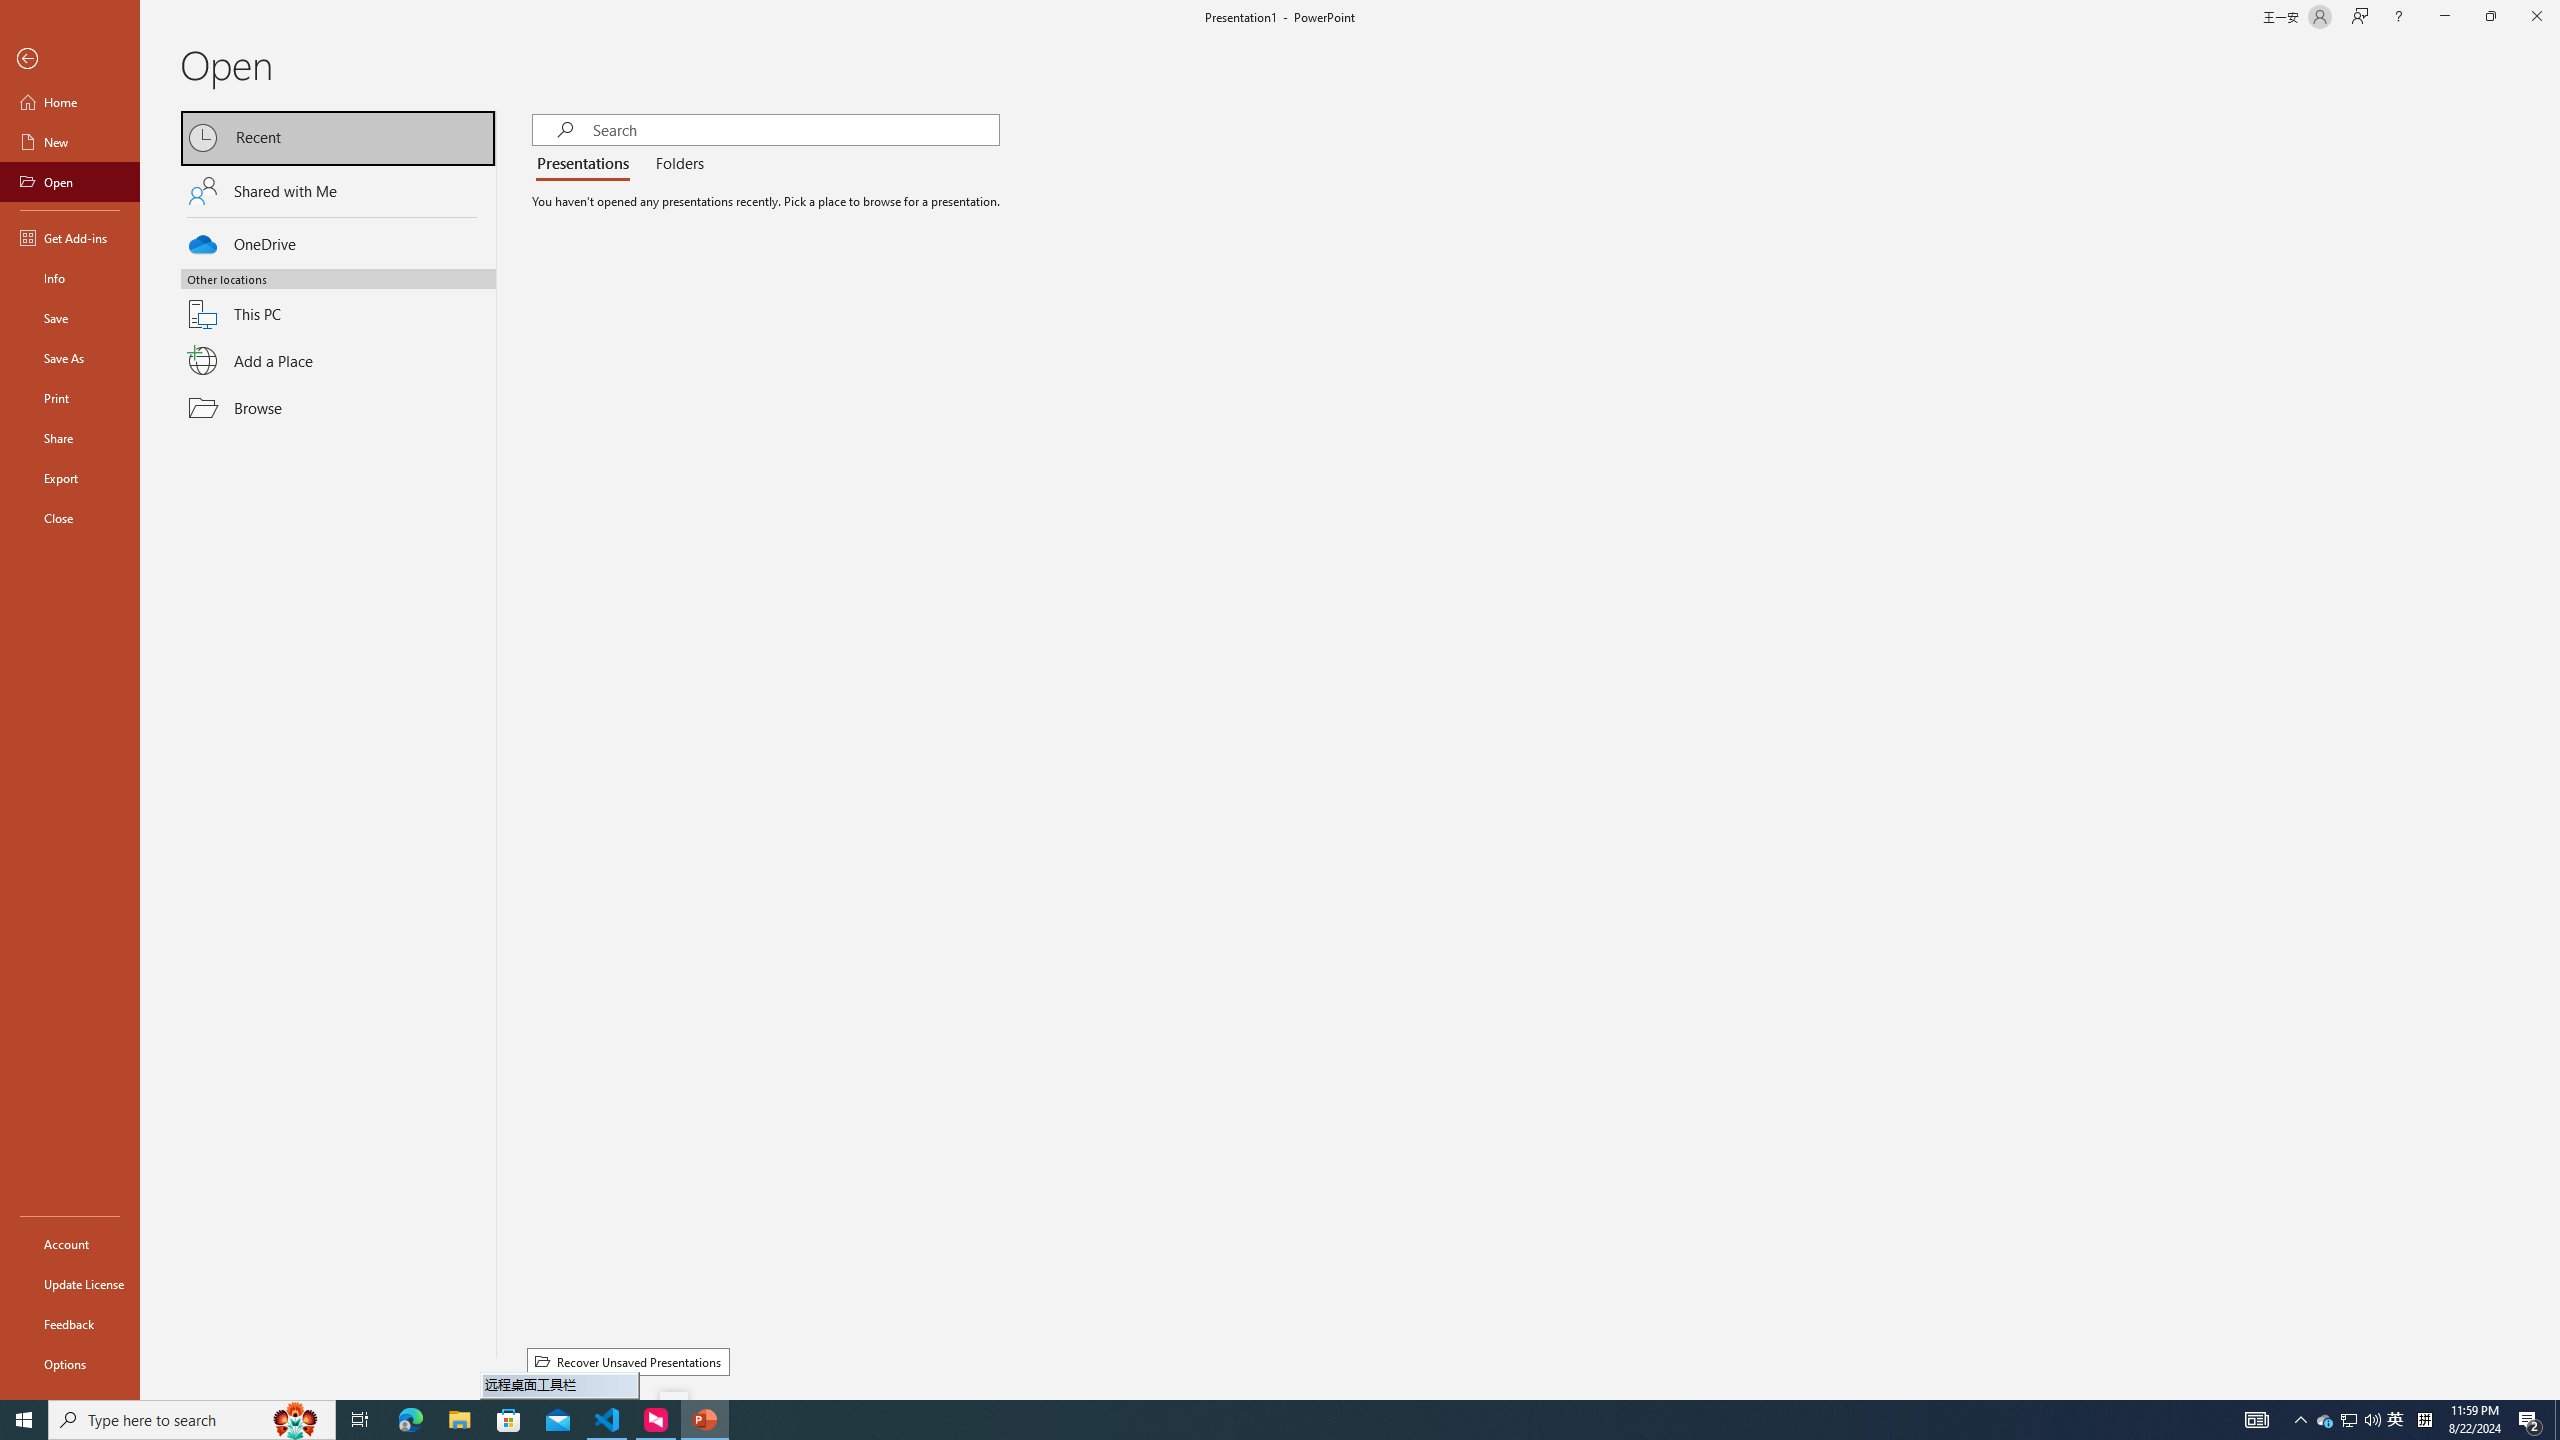 This screenshot has width=2560, height=1440. I want to click on 'Save As', so click(69, 356).